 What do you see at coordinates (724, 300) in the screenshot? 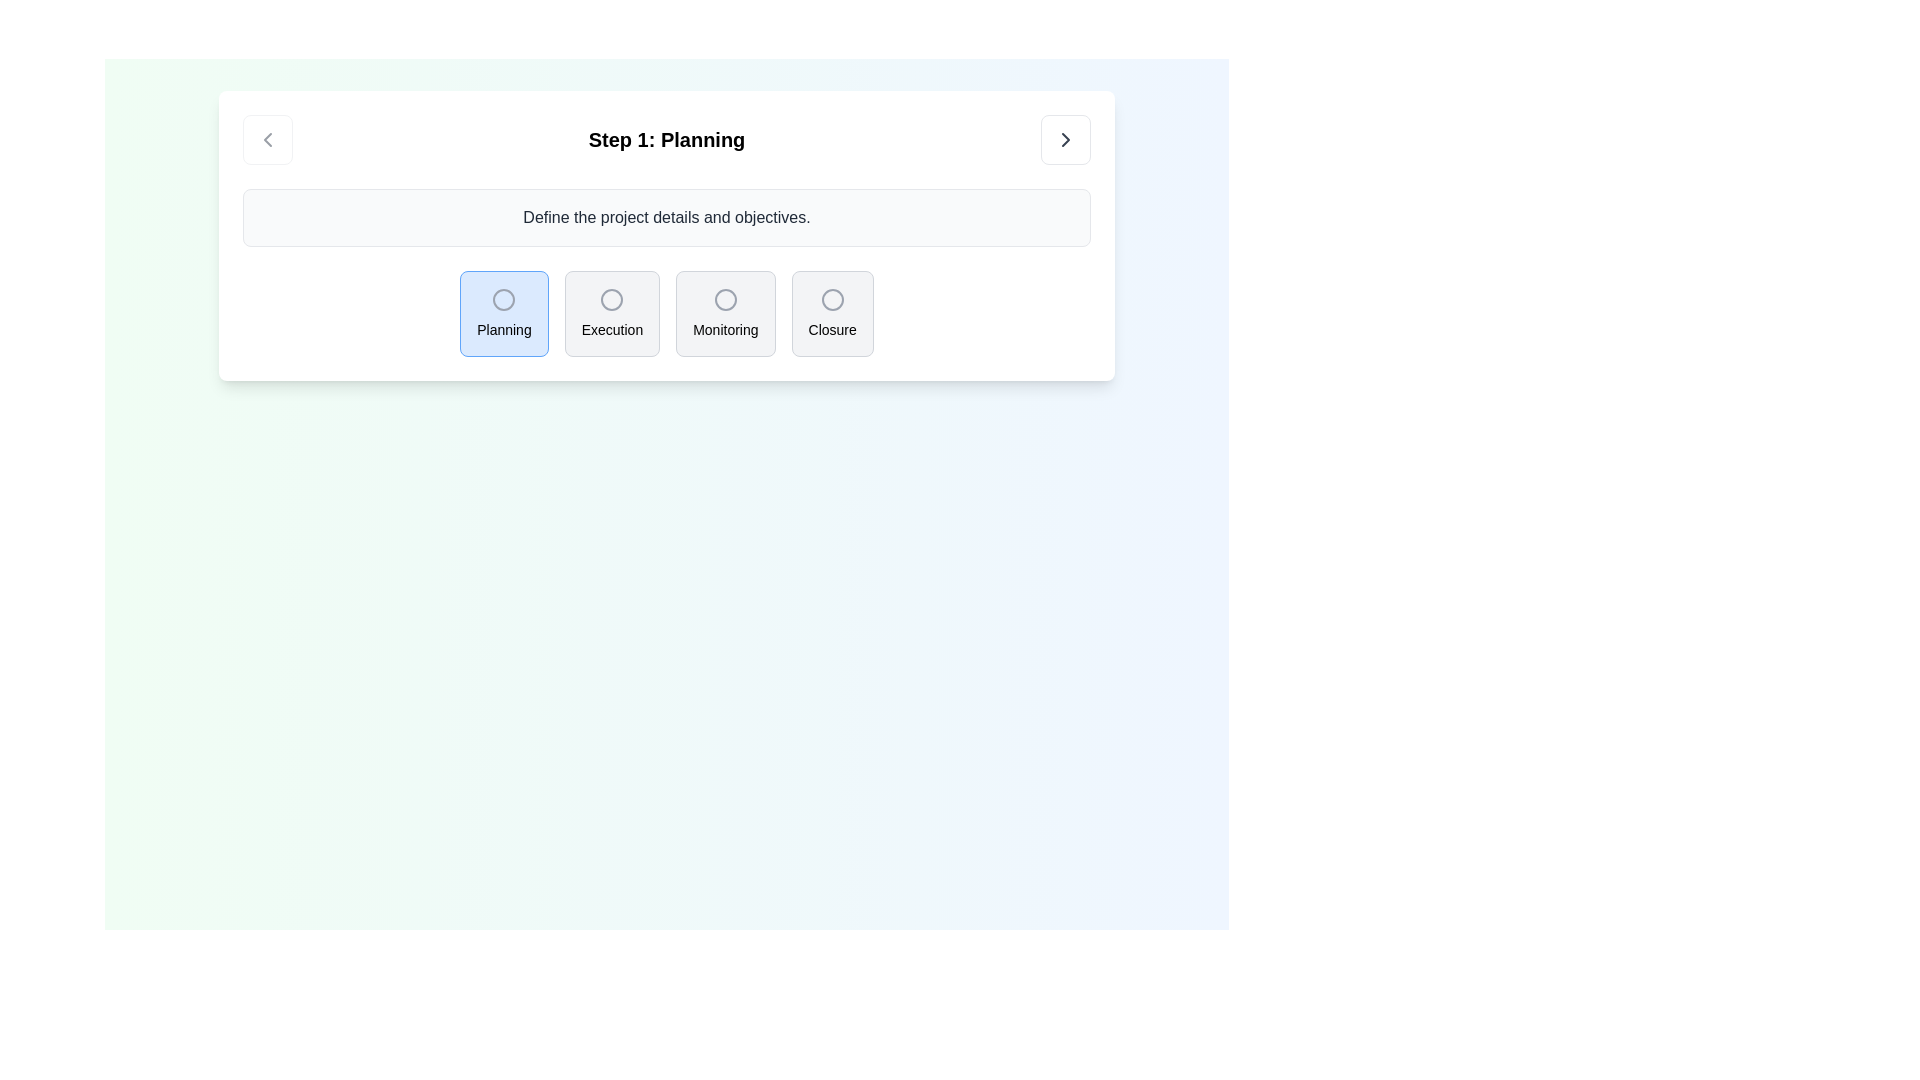
I see `the 'Monitoring' icon, which is part of a selectable button group displayed beneath the heading 'Step 1: Planning'` at bounding box center [724, 300].